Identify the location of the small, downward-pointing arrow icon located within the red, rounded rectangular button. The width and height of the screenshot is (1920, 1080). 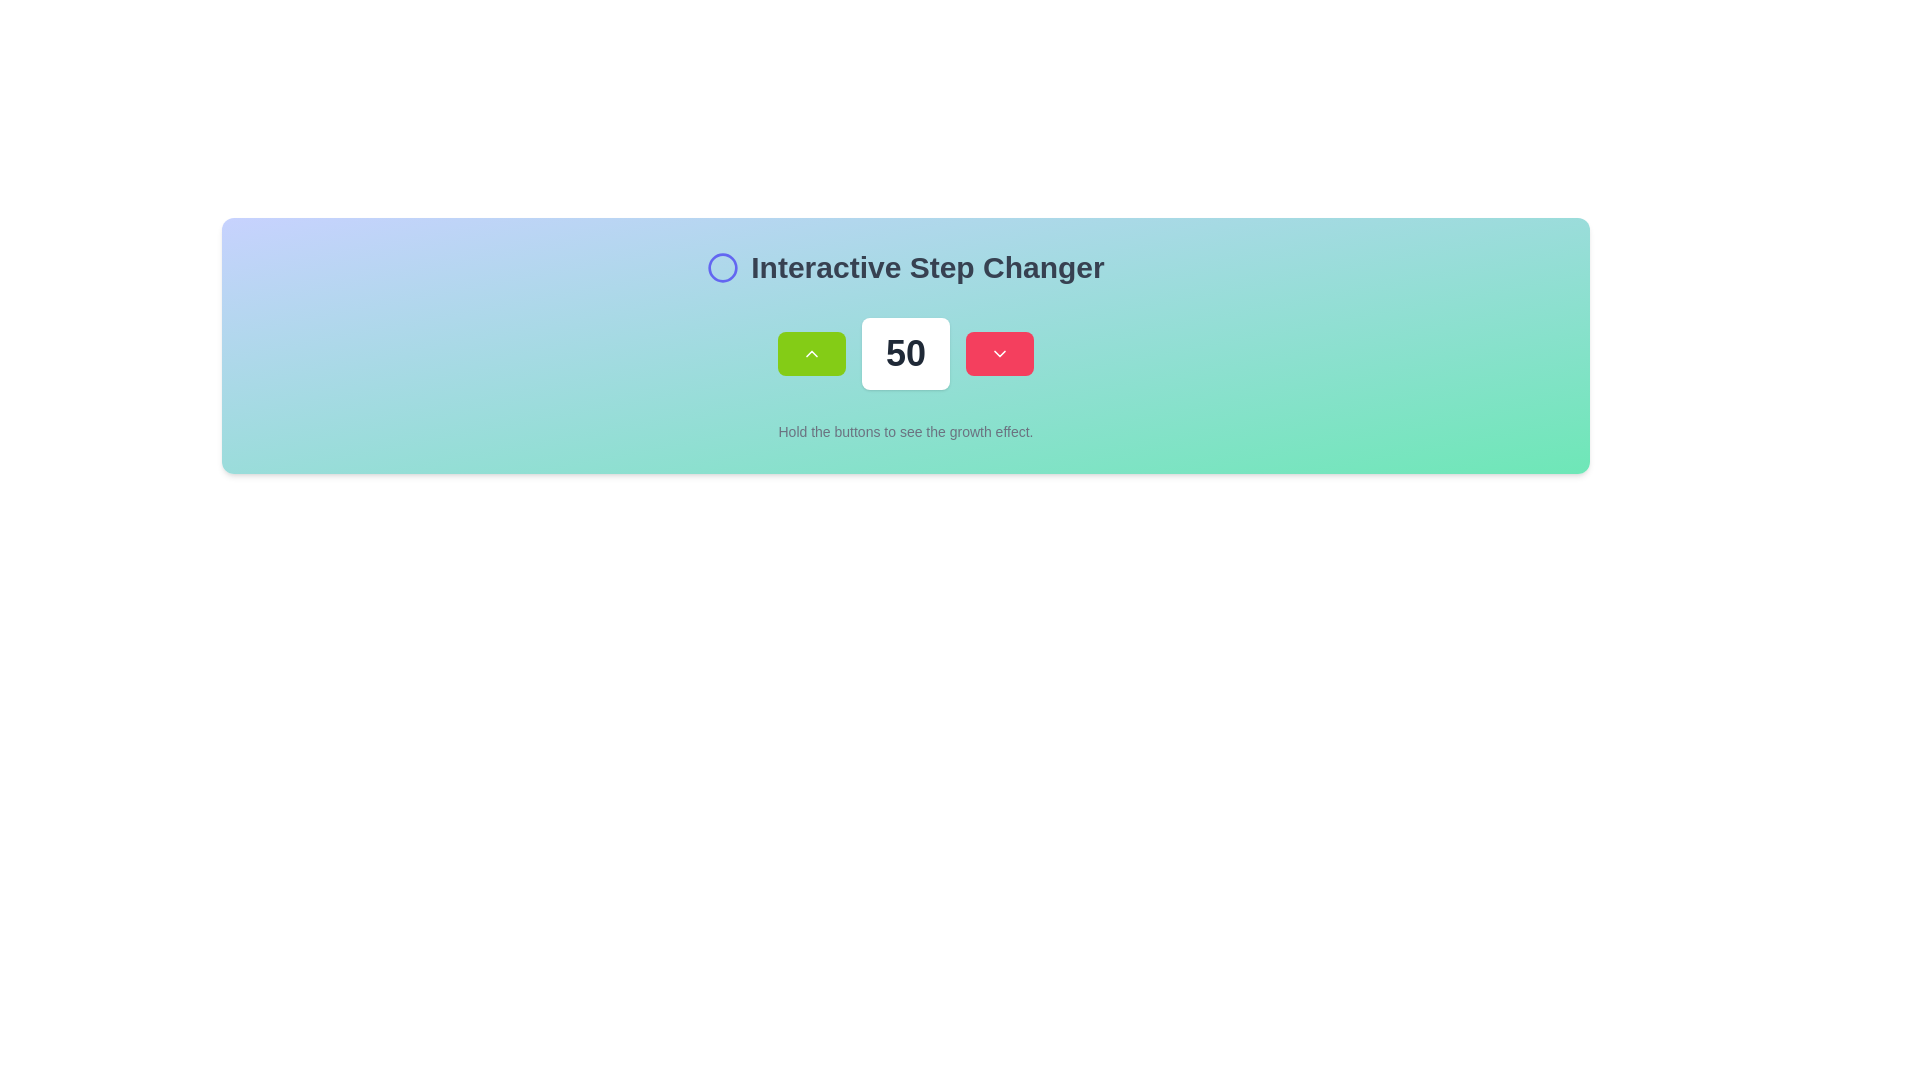
(999, 353).